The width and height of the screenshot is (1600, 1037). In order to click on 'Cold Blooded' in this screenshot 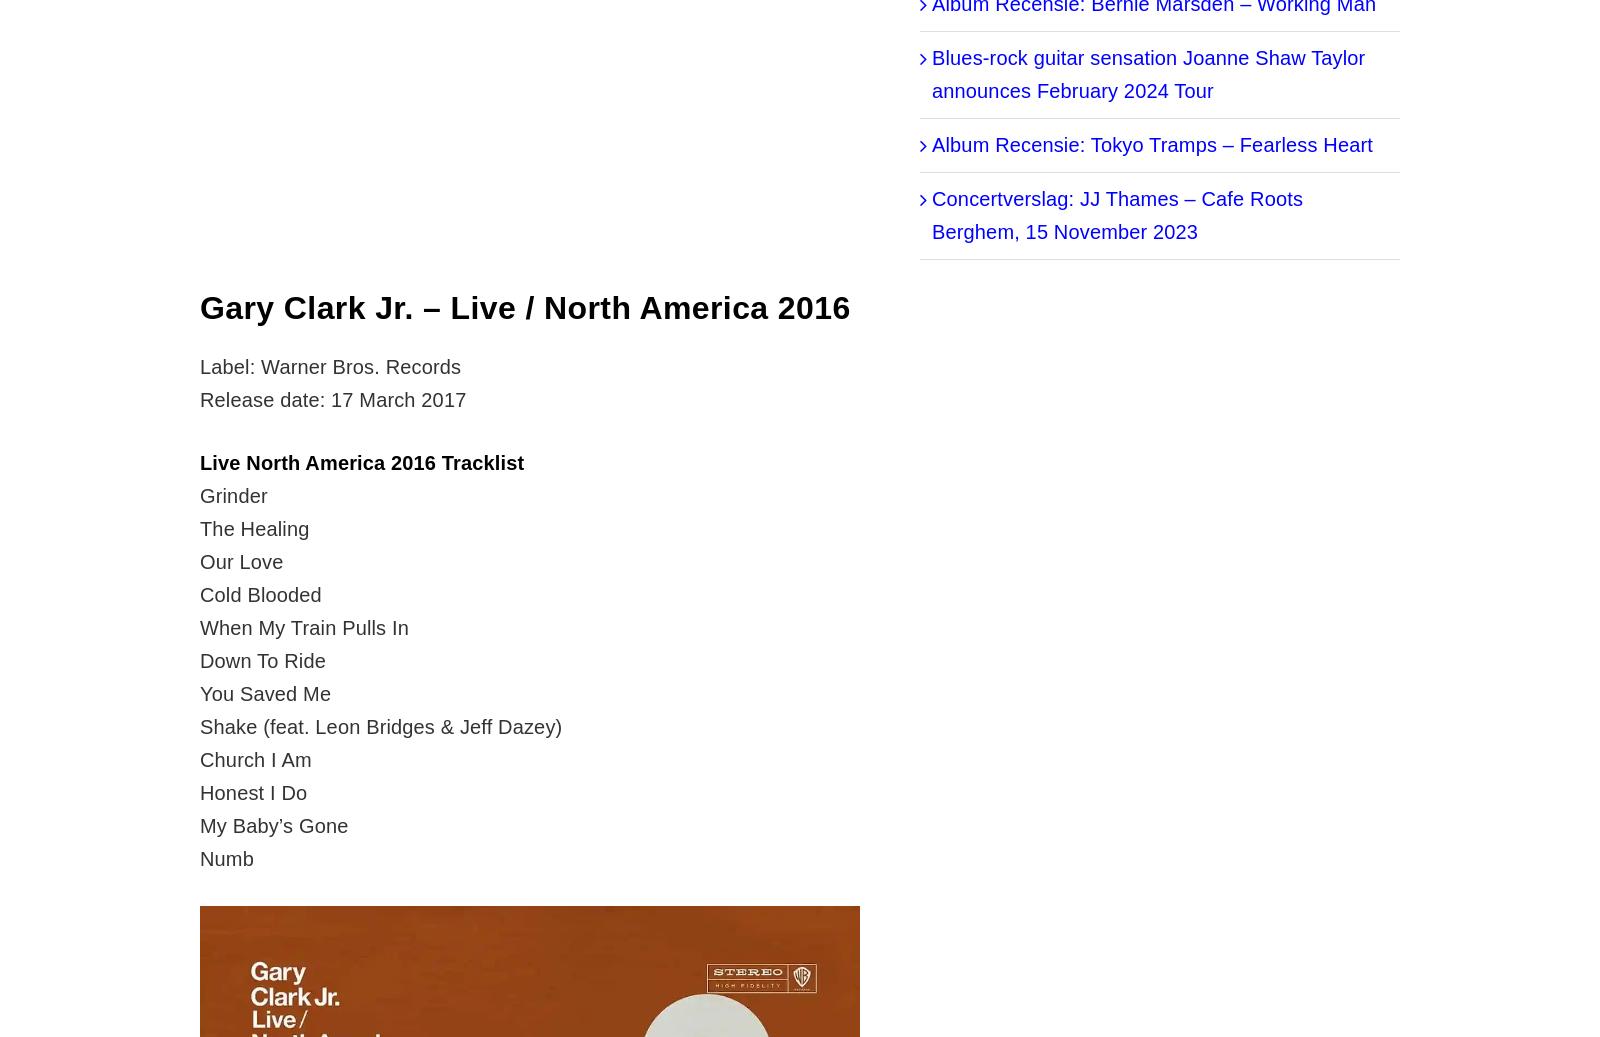, I will do `click(260, 595)`.